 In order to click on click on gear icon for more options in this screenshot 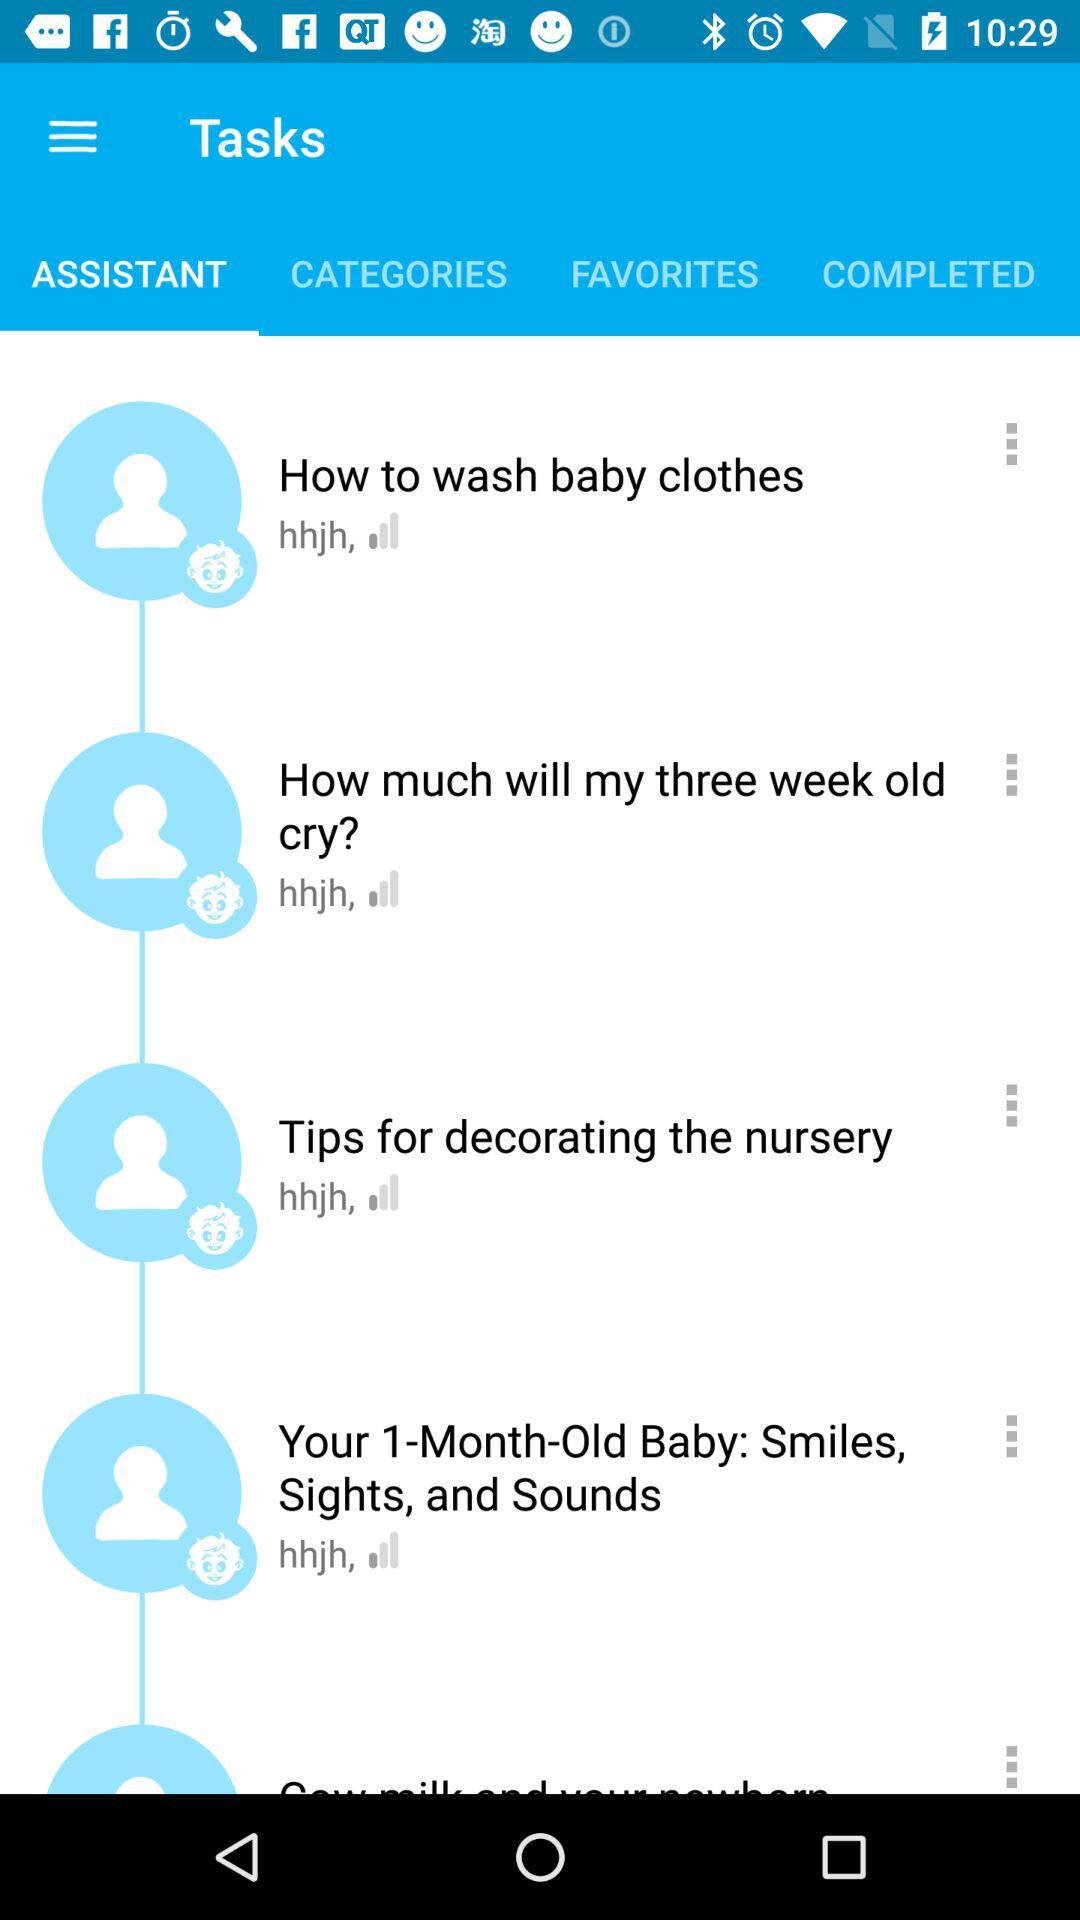, I will do `click(1022, 1758)`.